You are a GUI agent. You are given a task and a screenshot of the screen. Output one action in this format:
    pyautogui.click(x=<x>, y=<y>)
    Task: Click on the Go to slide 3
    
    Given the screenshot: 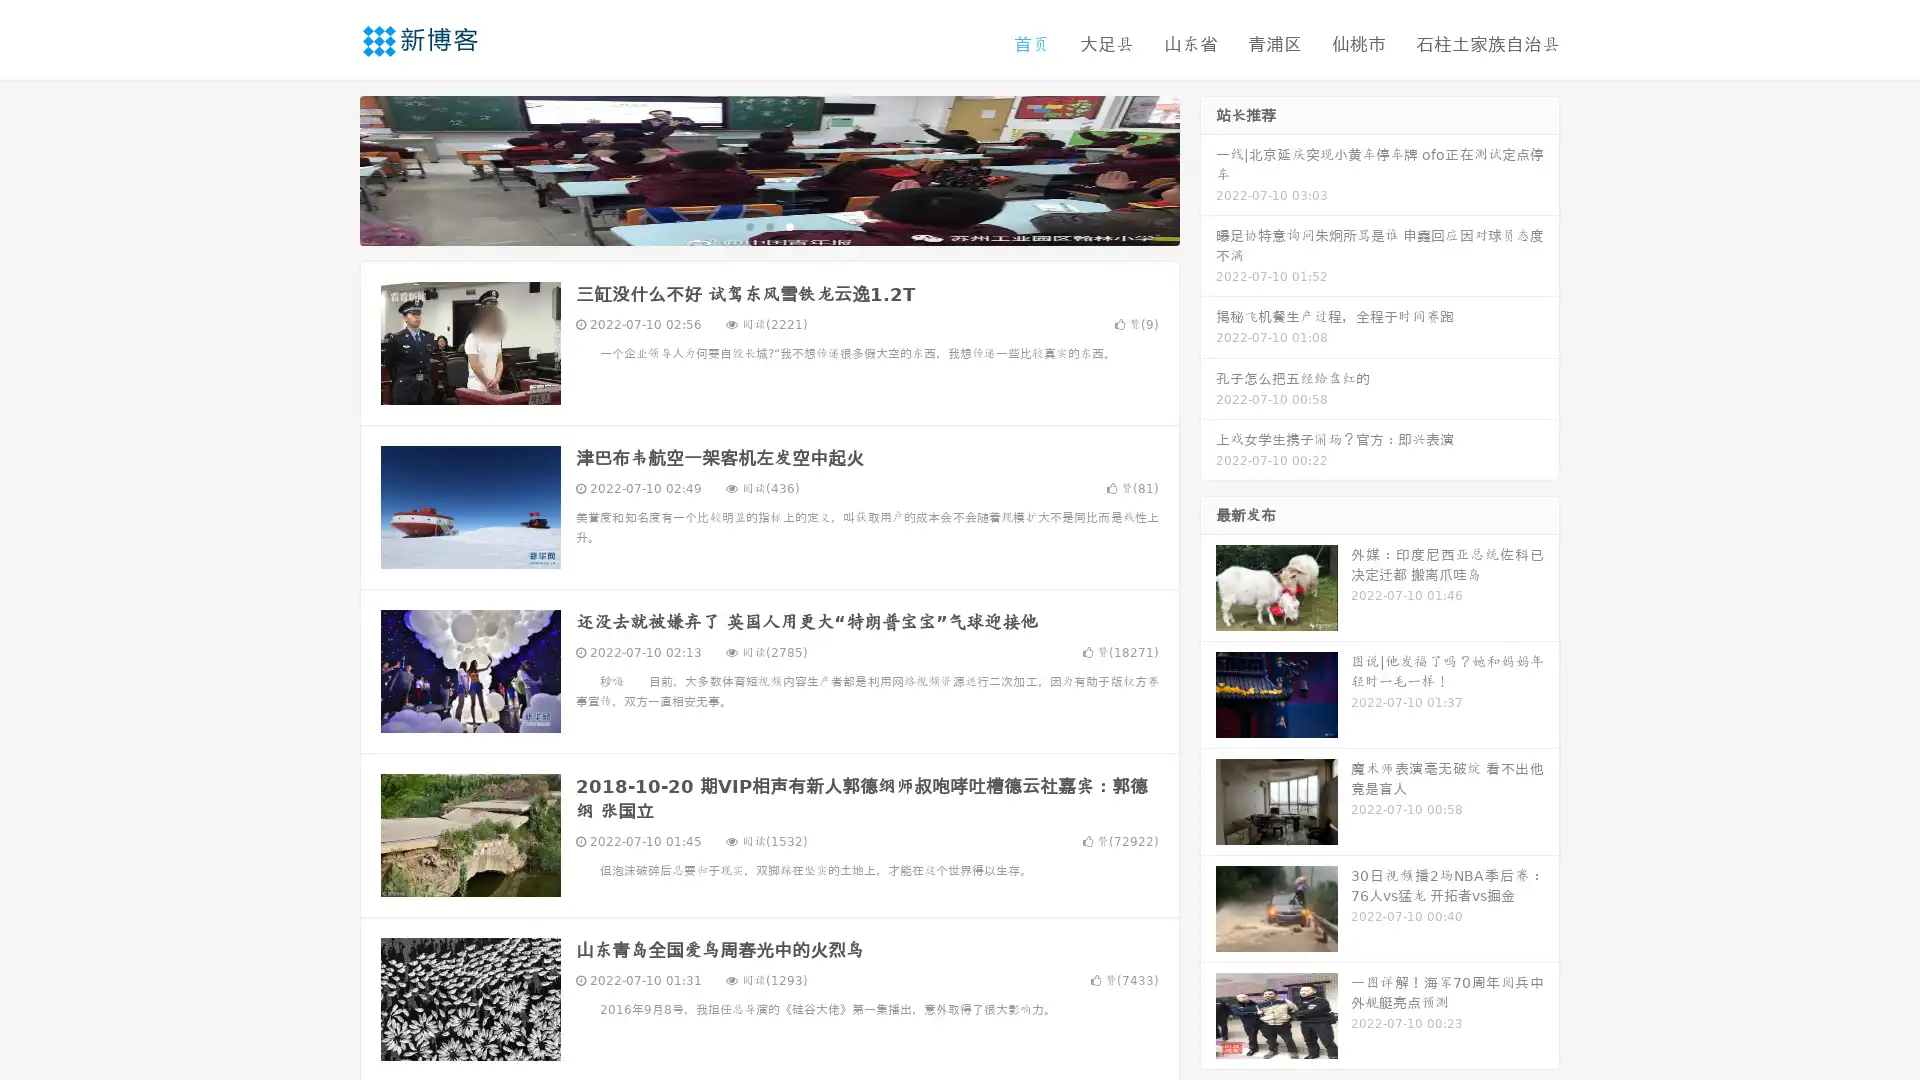 What is the action you would take?
    pyautogui.click(x=789, y=225)
    